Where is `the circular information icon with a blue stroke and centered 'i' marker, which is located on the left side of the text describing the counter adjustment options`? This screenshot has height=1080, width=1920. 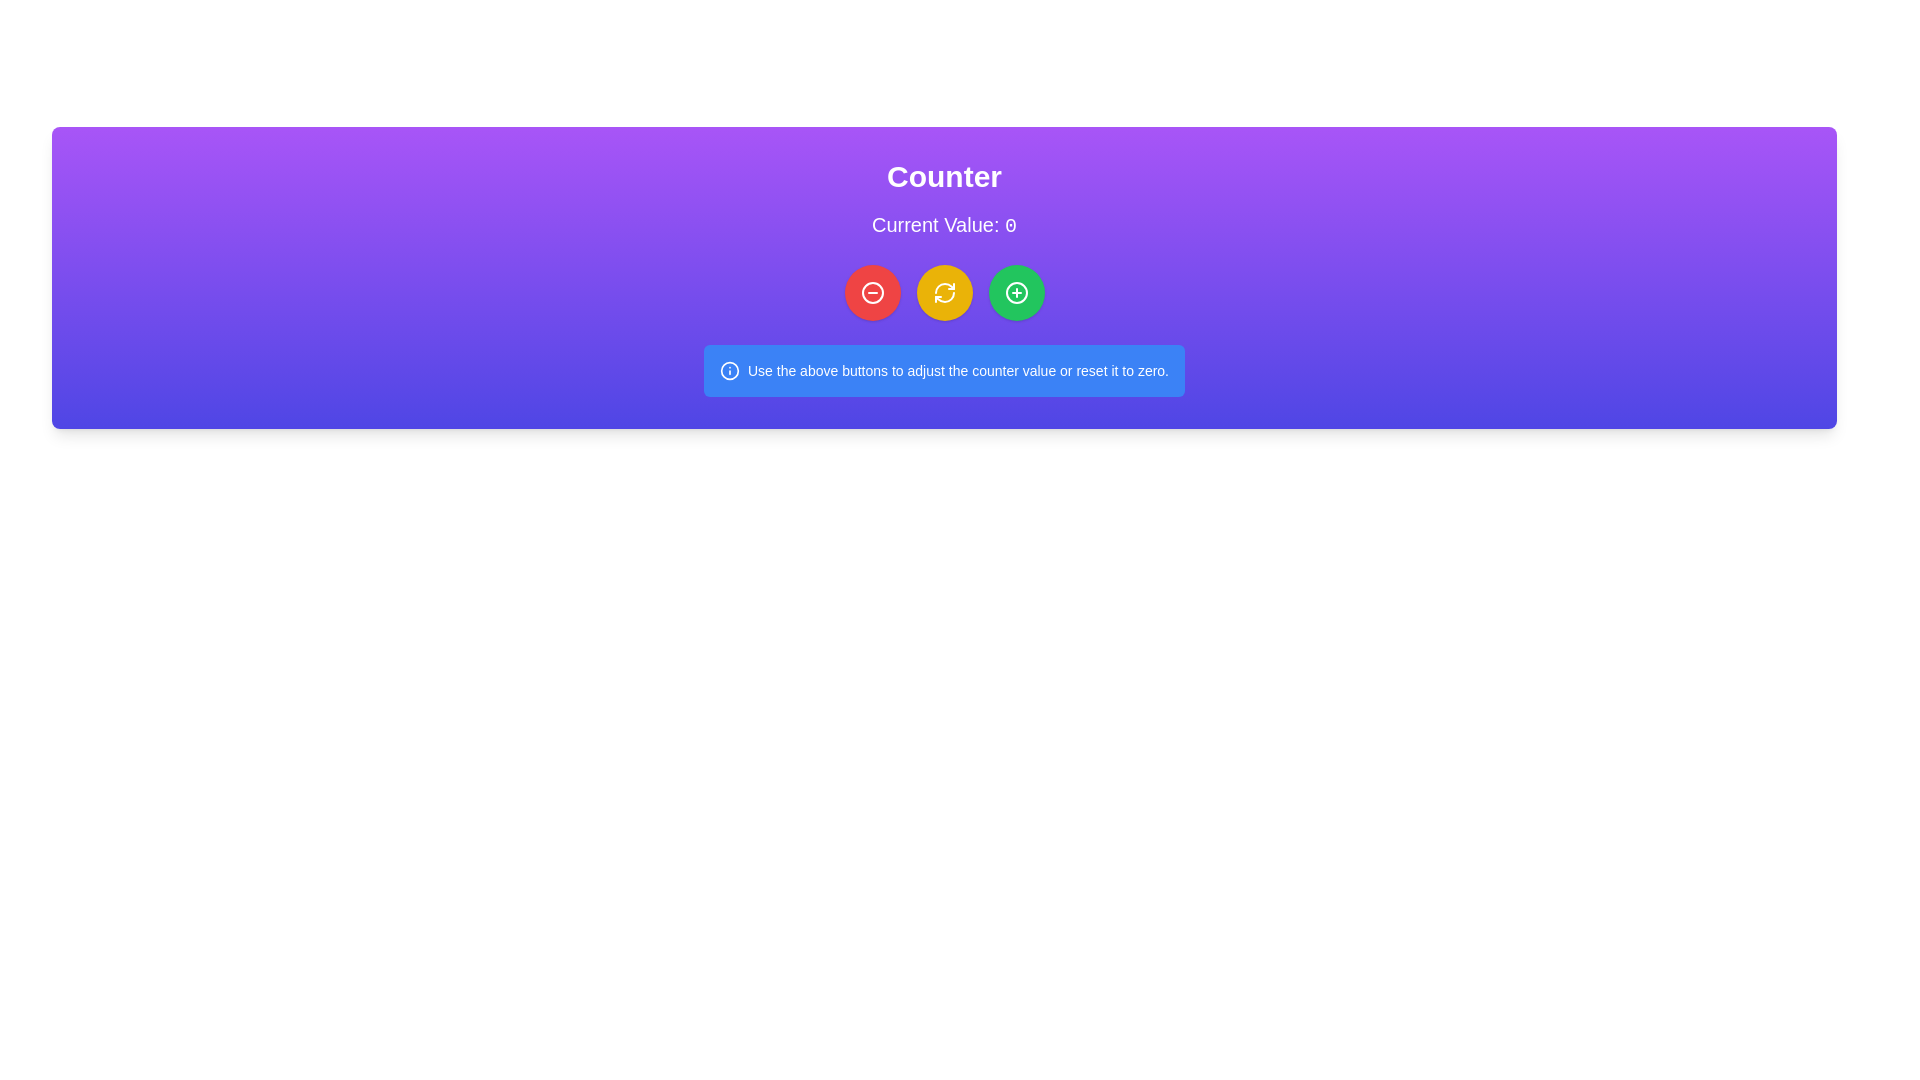
the circular information icon with a blue stroke and centered 'i' marker, which is located on the left side of the text describing the counter adjustment options is located at coordinates (728, 370).